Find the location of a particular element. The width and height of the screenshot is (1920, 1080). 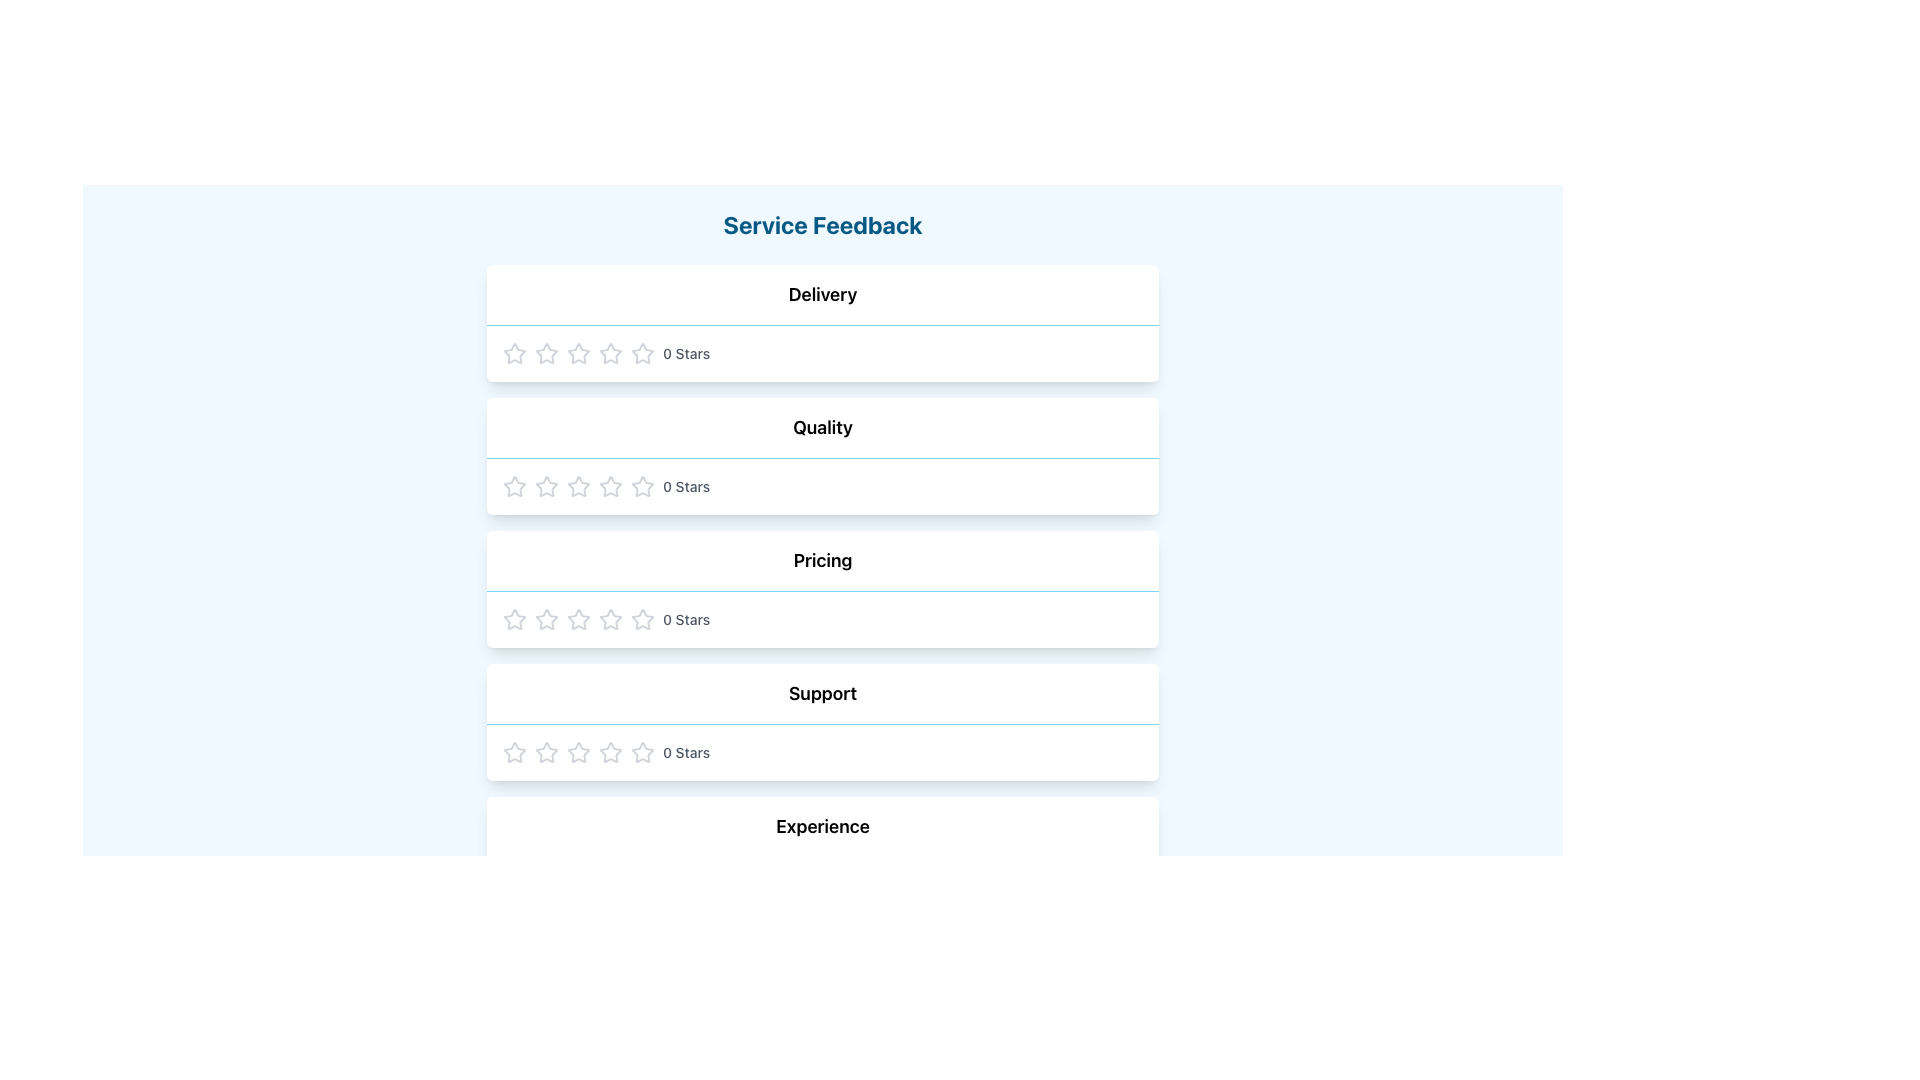

the sixth star-shaped rating icon in the Quality section is located at coordinates (609, 486).